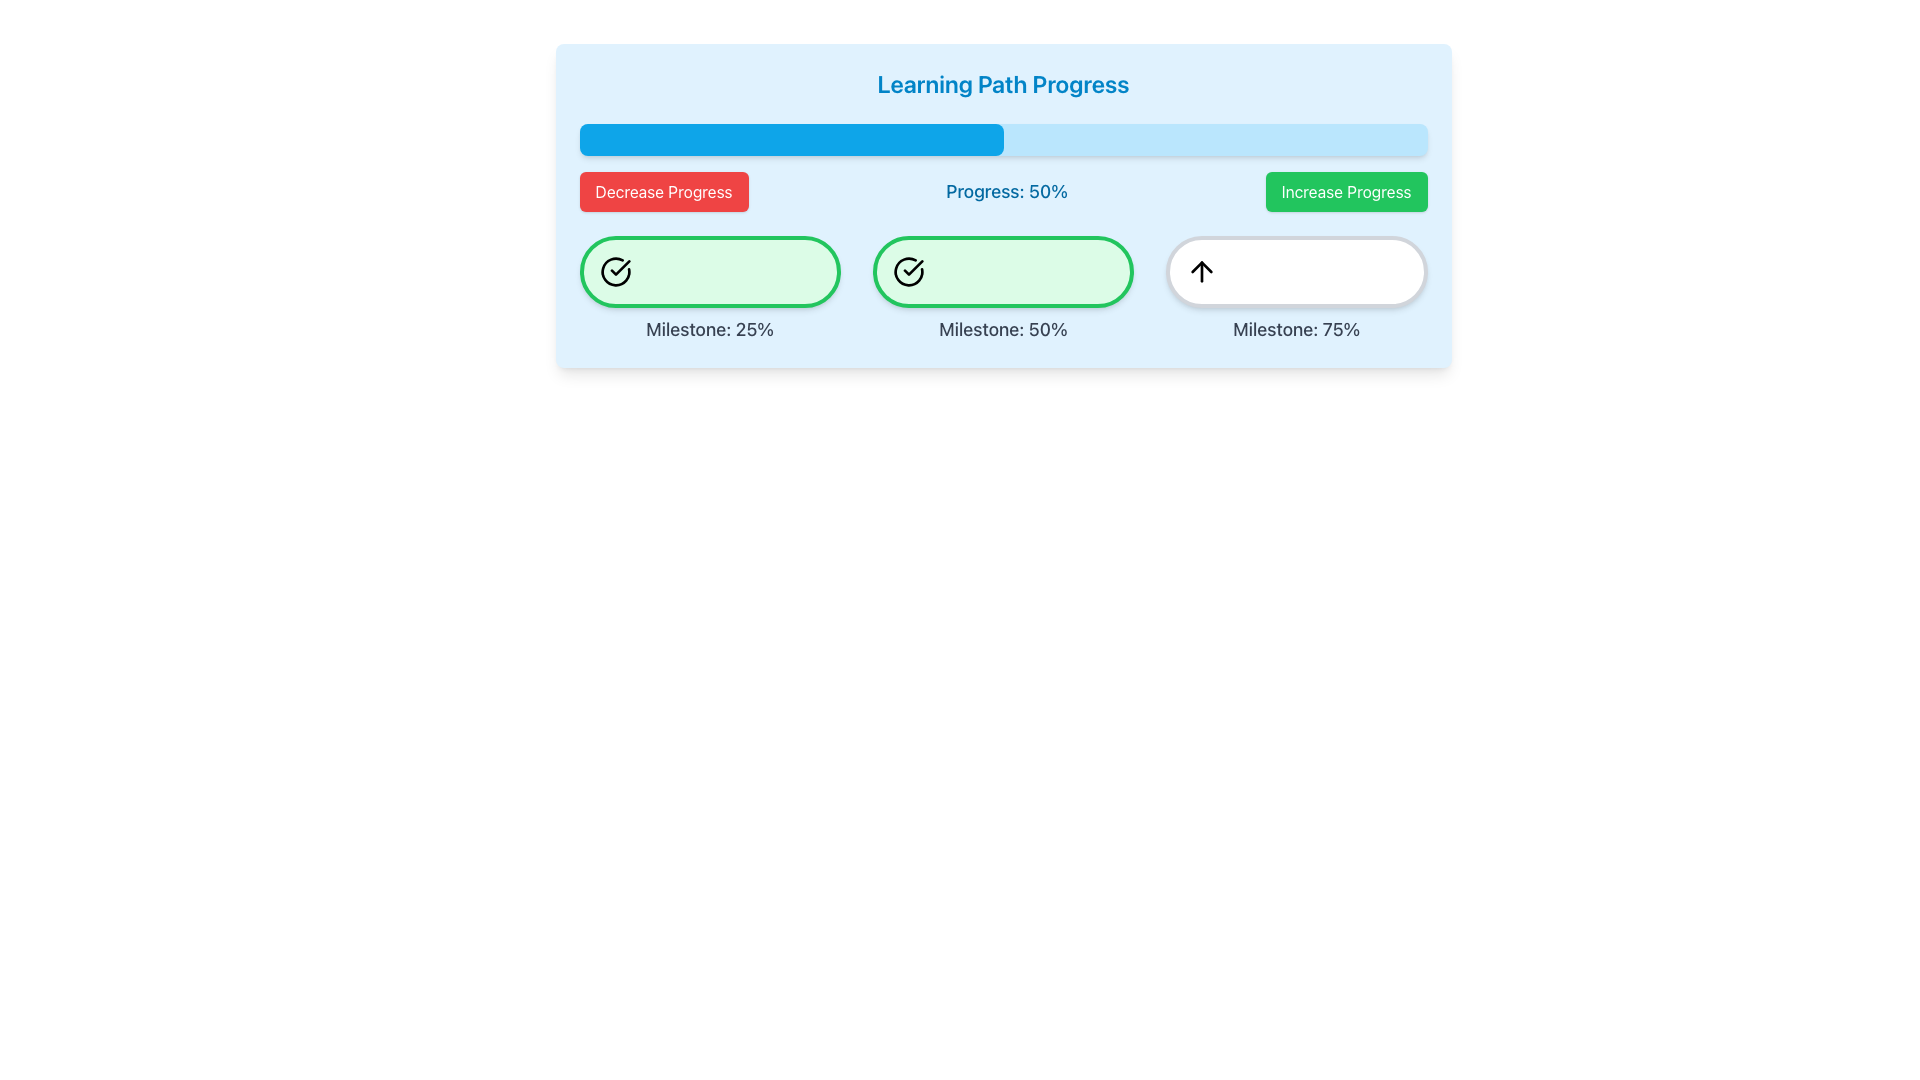 This screenshot has width=1920, height=1080. What do you see at coordinates (1345, 192) in the screenshot?
I see `the 'Increase Progress' button located in the top-right portion of the interface` at bounding box center [1345, 192].